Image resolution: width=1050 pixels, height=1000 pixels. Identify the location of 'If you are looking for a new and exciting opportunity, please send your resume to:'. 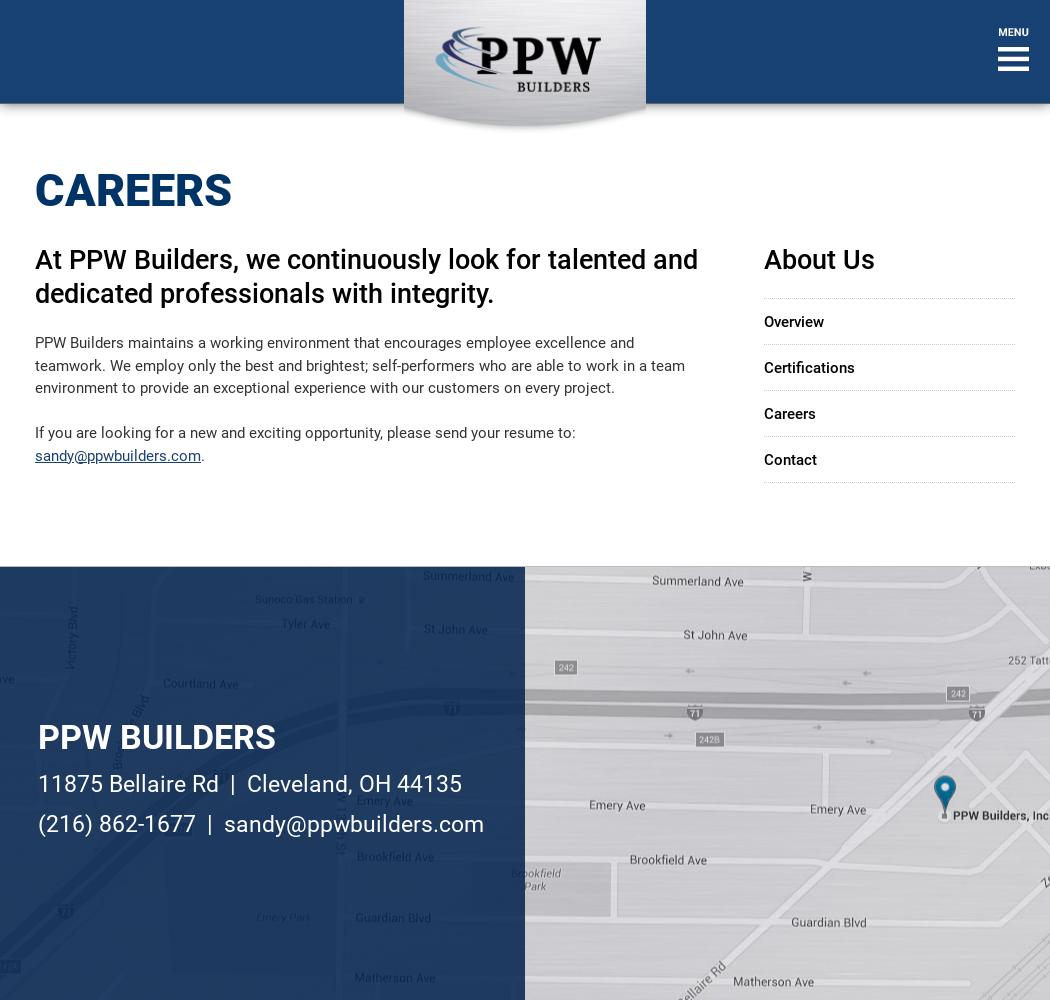
(305, 433).